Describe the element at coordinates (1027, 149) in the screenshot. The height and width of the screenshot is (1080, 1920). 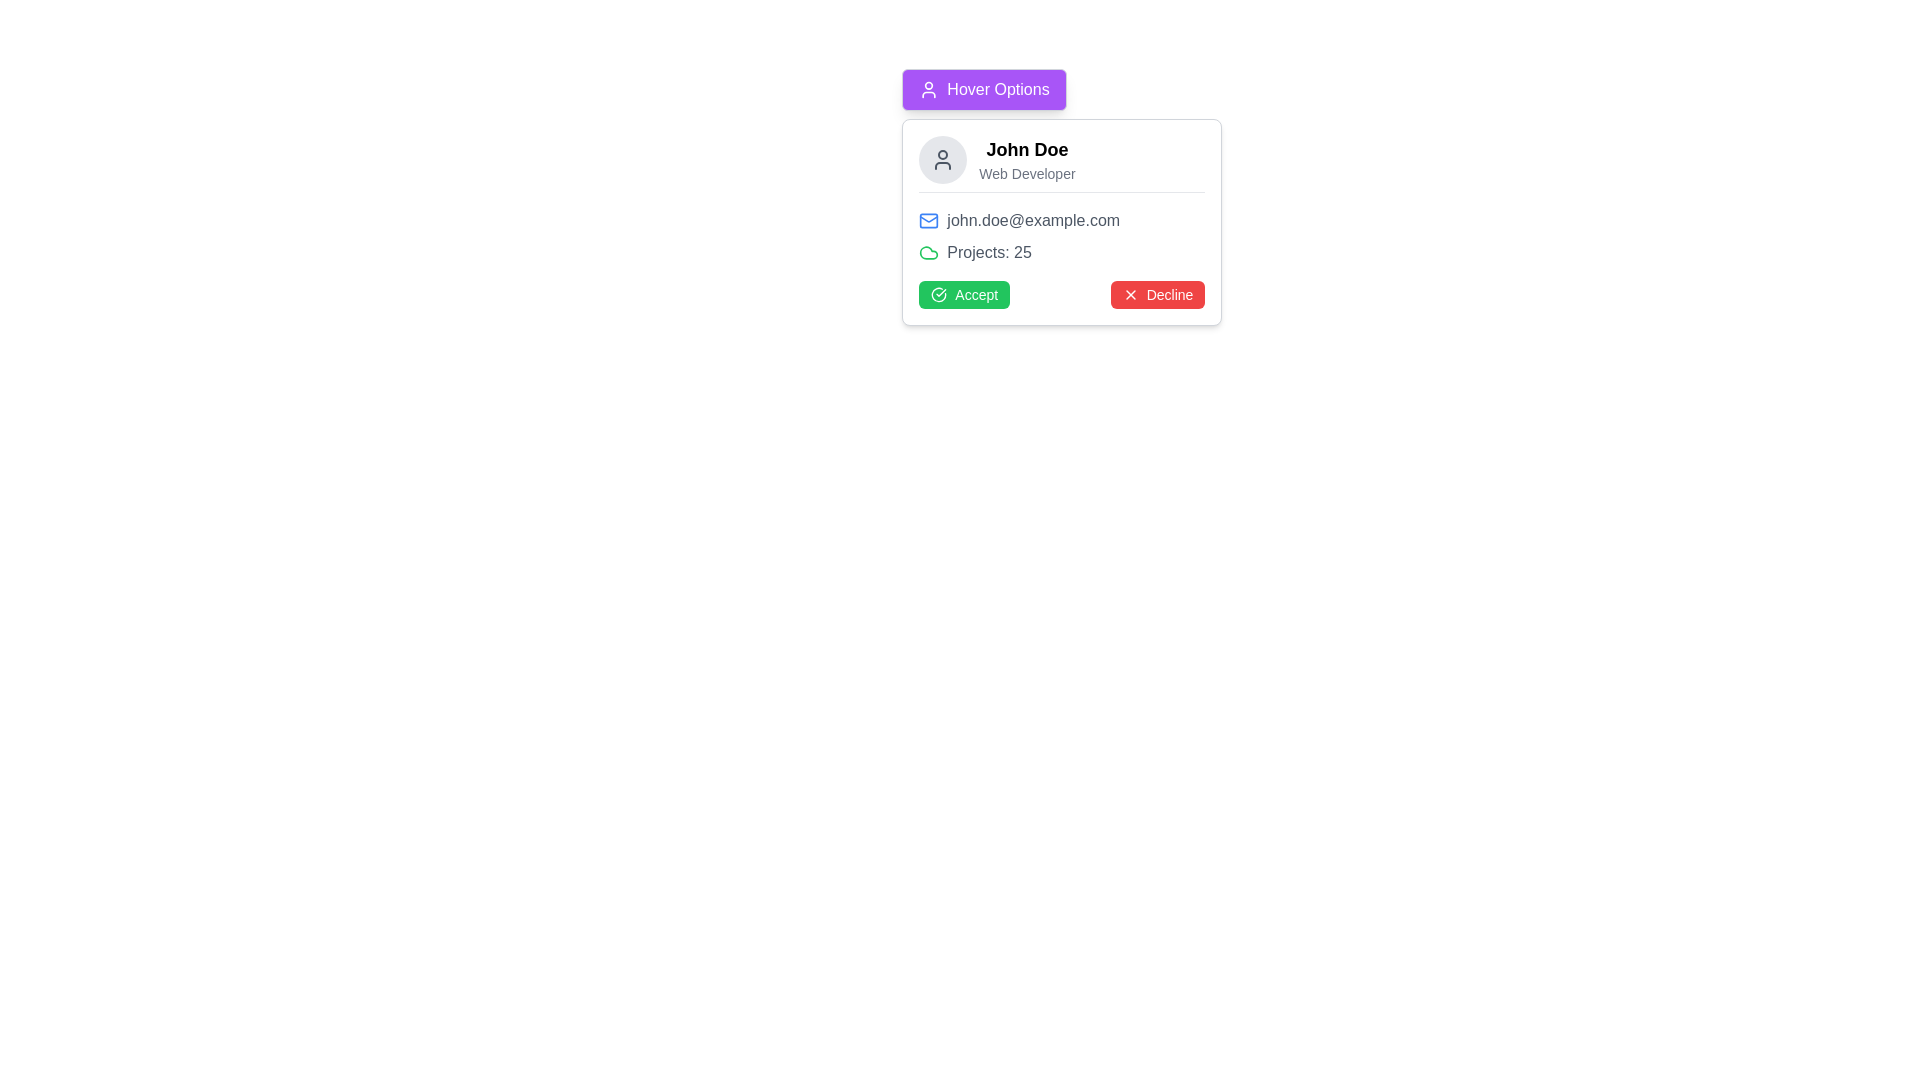
I see `the 'John Doe' text label at the top-left section of the user information card, which is displayed in bold, large font and indicates importance` at that location.